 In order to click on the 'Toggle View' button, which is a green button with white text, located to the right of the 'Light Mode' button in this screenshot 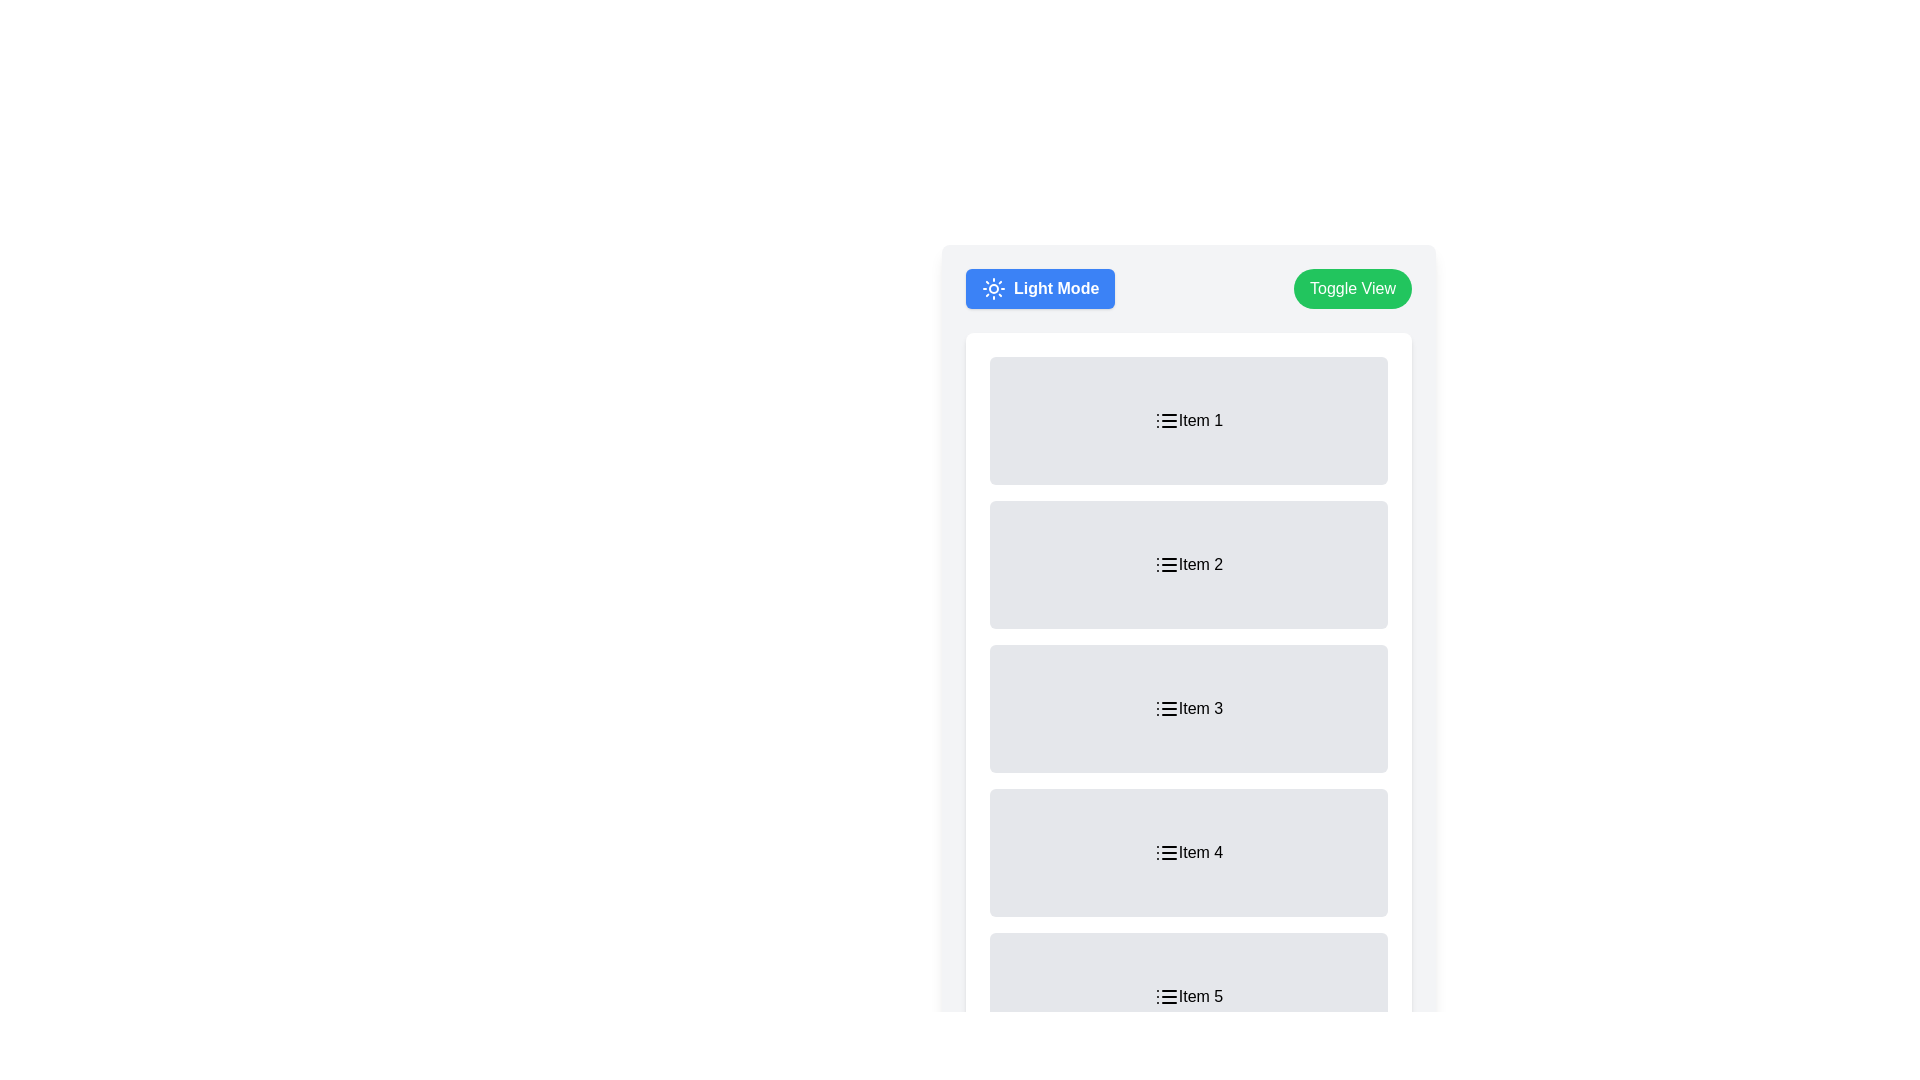, I will do `click(1353, 289)`.